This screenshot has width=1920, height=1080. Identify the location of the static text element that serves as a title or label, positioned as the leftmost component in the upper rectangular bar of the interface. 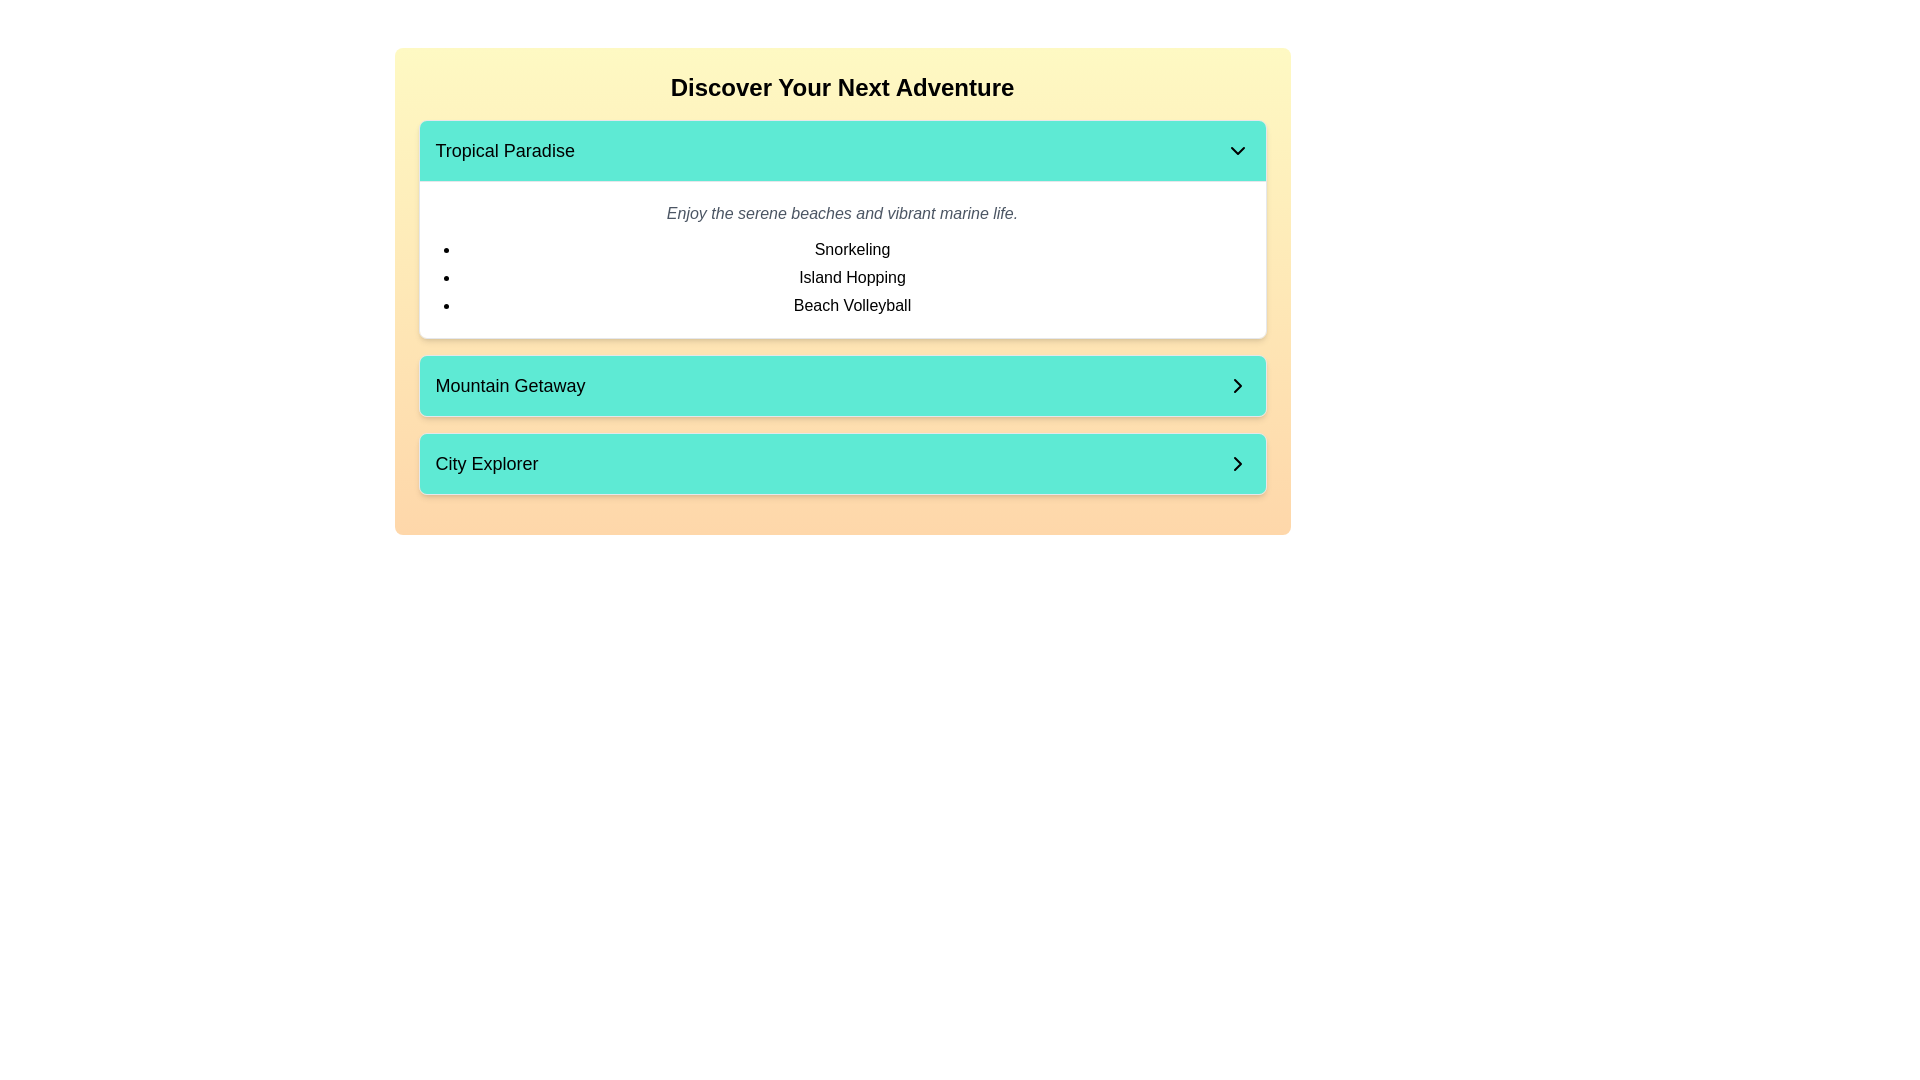
(505, 149).